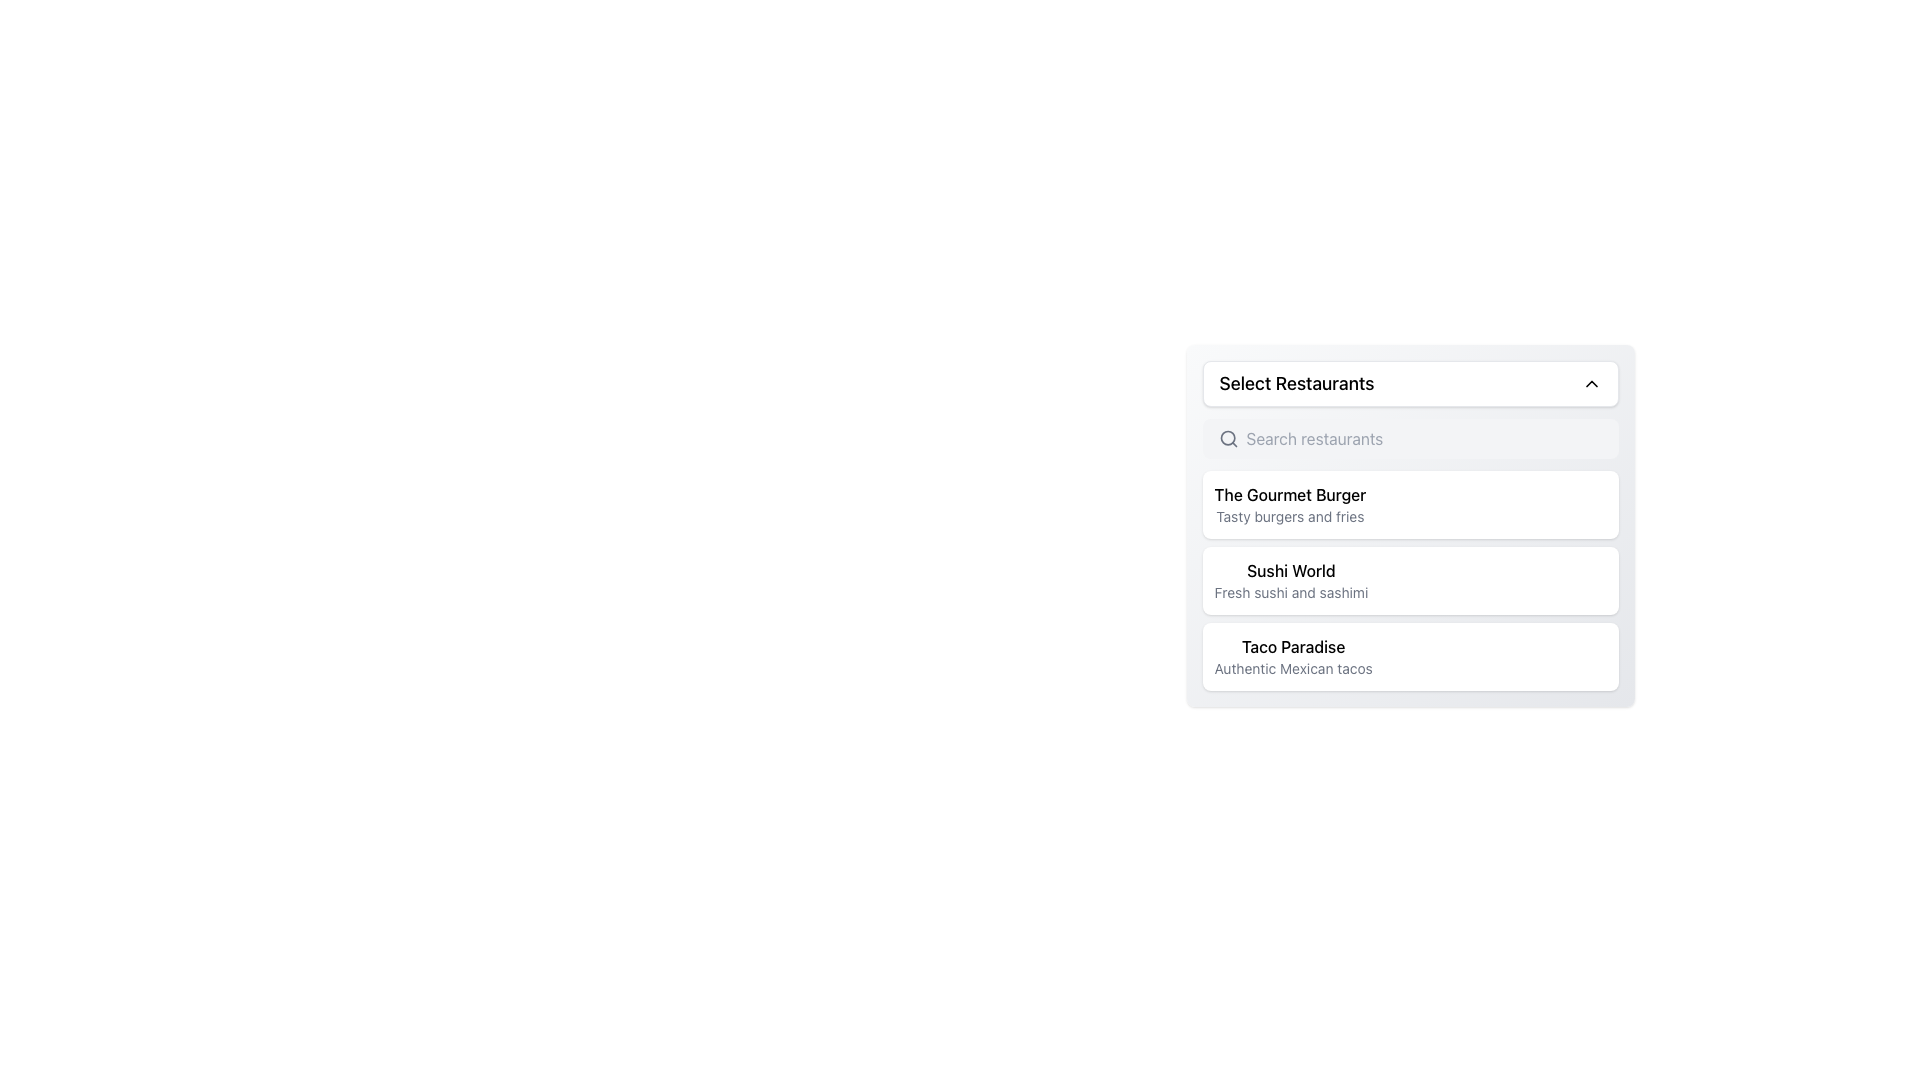  Describe the element at coordinates (1296, 384) in the screenshot. I see `the text label that serves as the title for the dropdown menu, which indicates the purpose of selecting from a list of restaurants` at that location.